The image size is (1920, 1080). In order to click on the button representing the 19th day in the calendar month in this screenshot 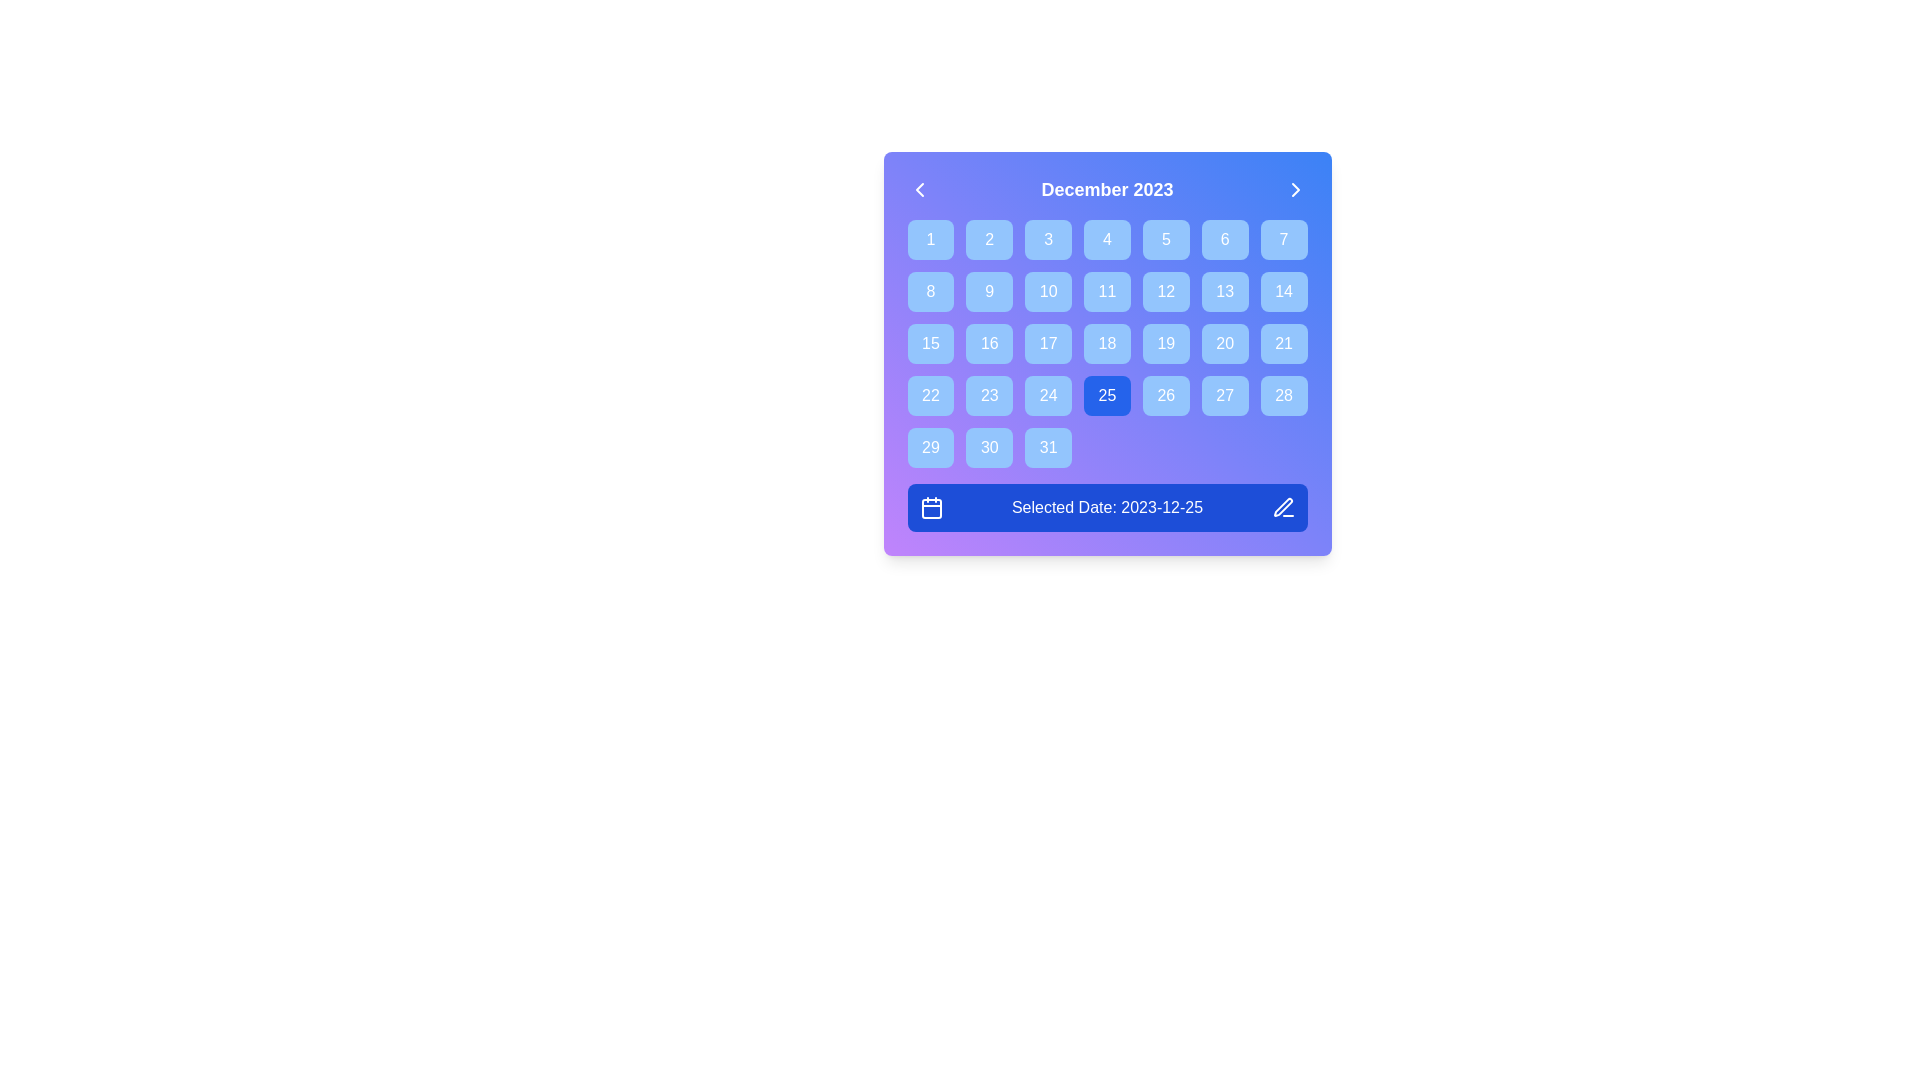, I will do `click(1166, 342)`.